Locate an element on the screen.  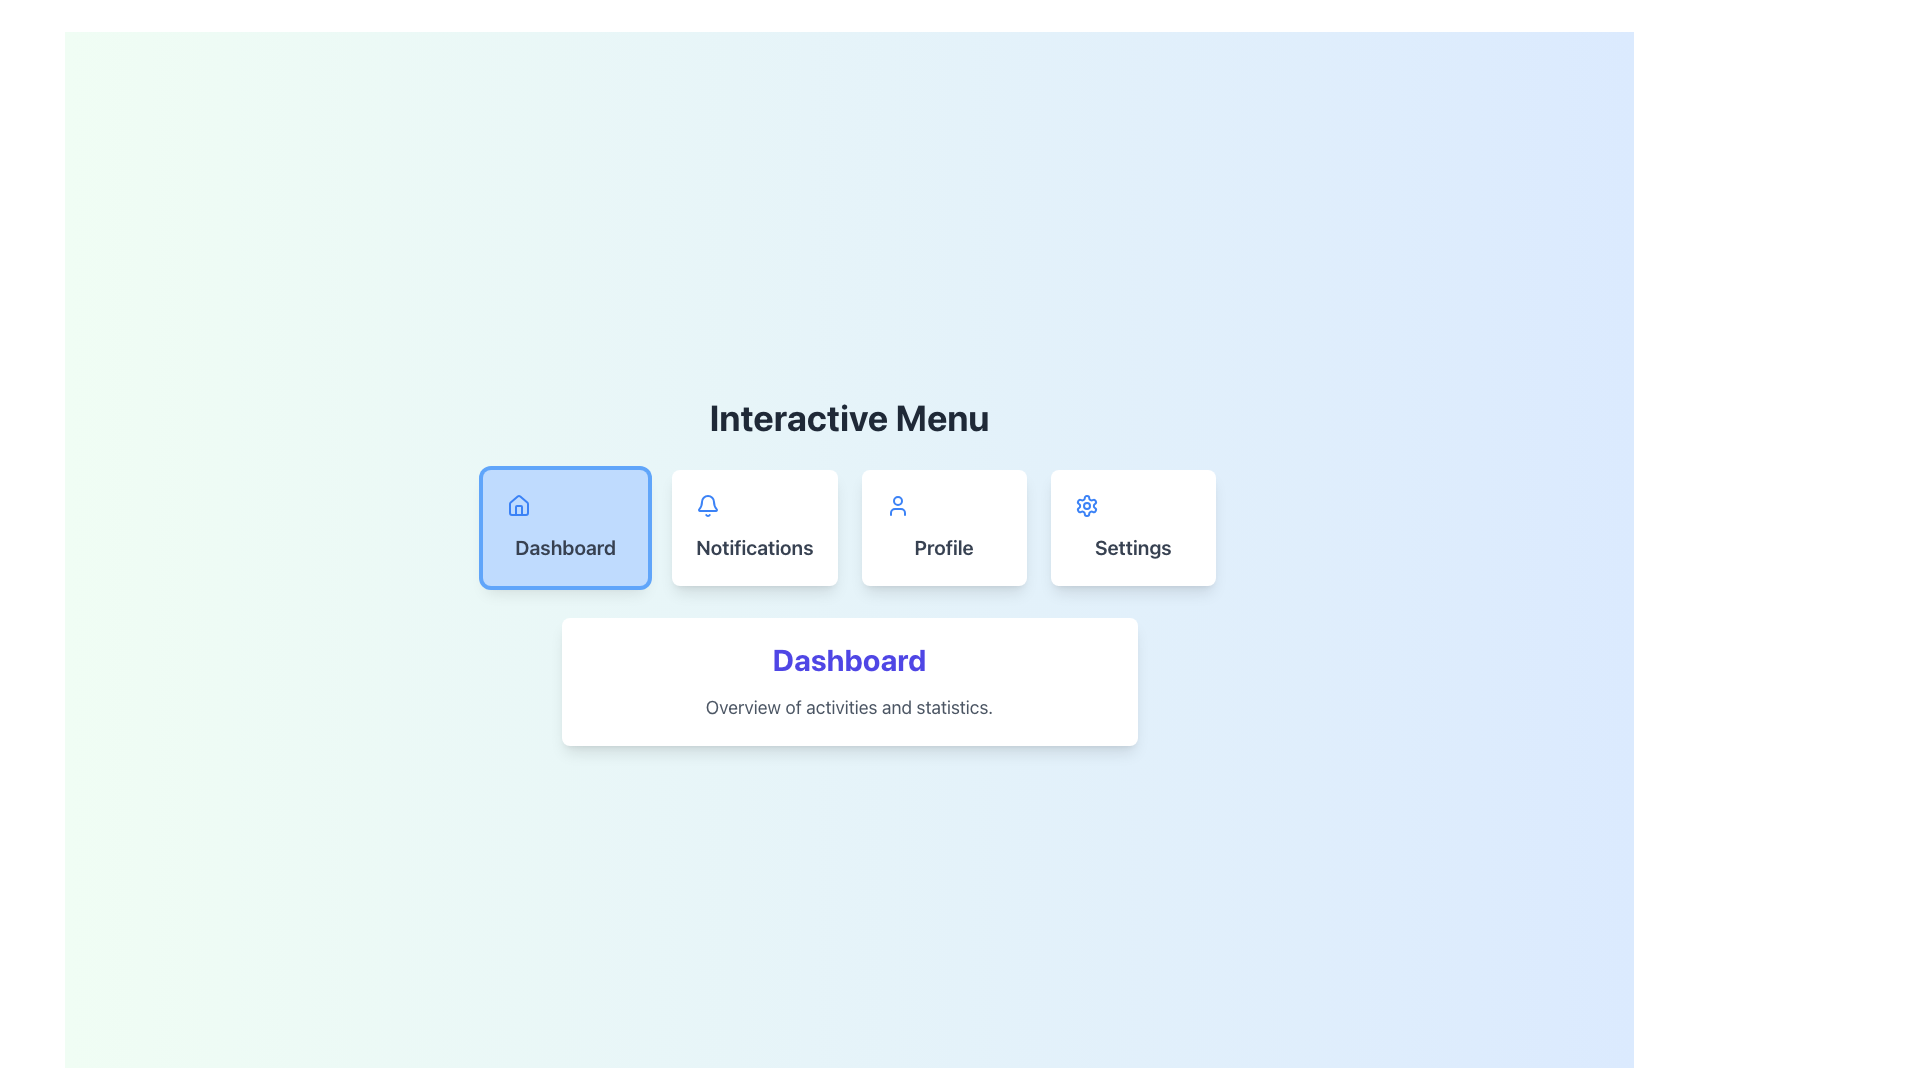
the user profile icon located in the third tile from the left, centered above the text 'Profile' is located at coordinates (896, 504).